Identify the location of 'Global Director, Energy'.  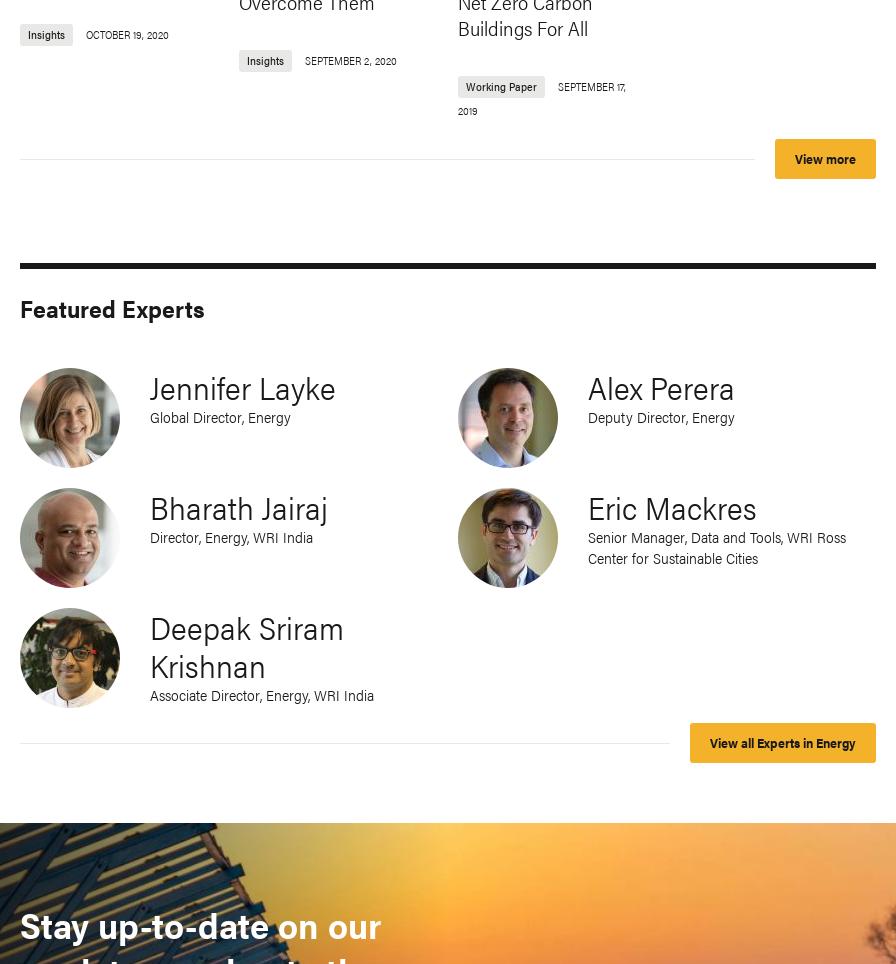
(220, 415).